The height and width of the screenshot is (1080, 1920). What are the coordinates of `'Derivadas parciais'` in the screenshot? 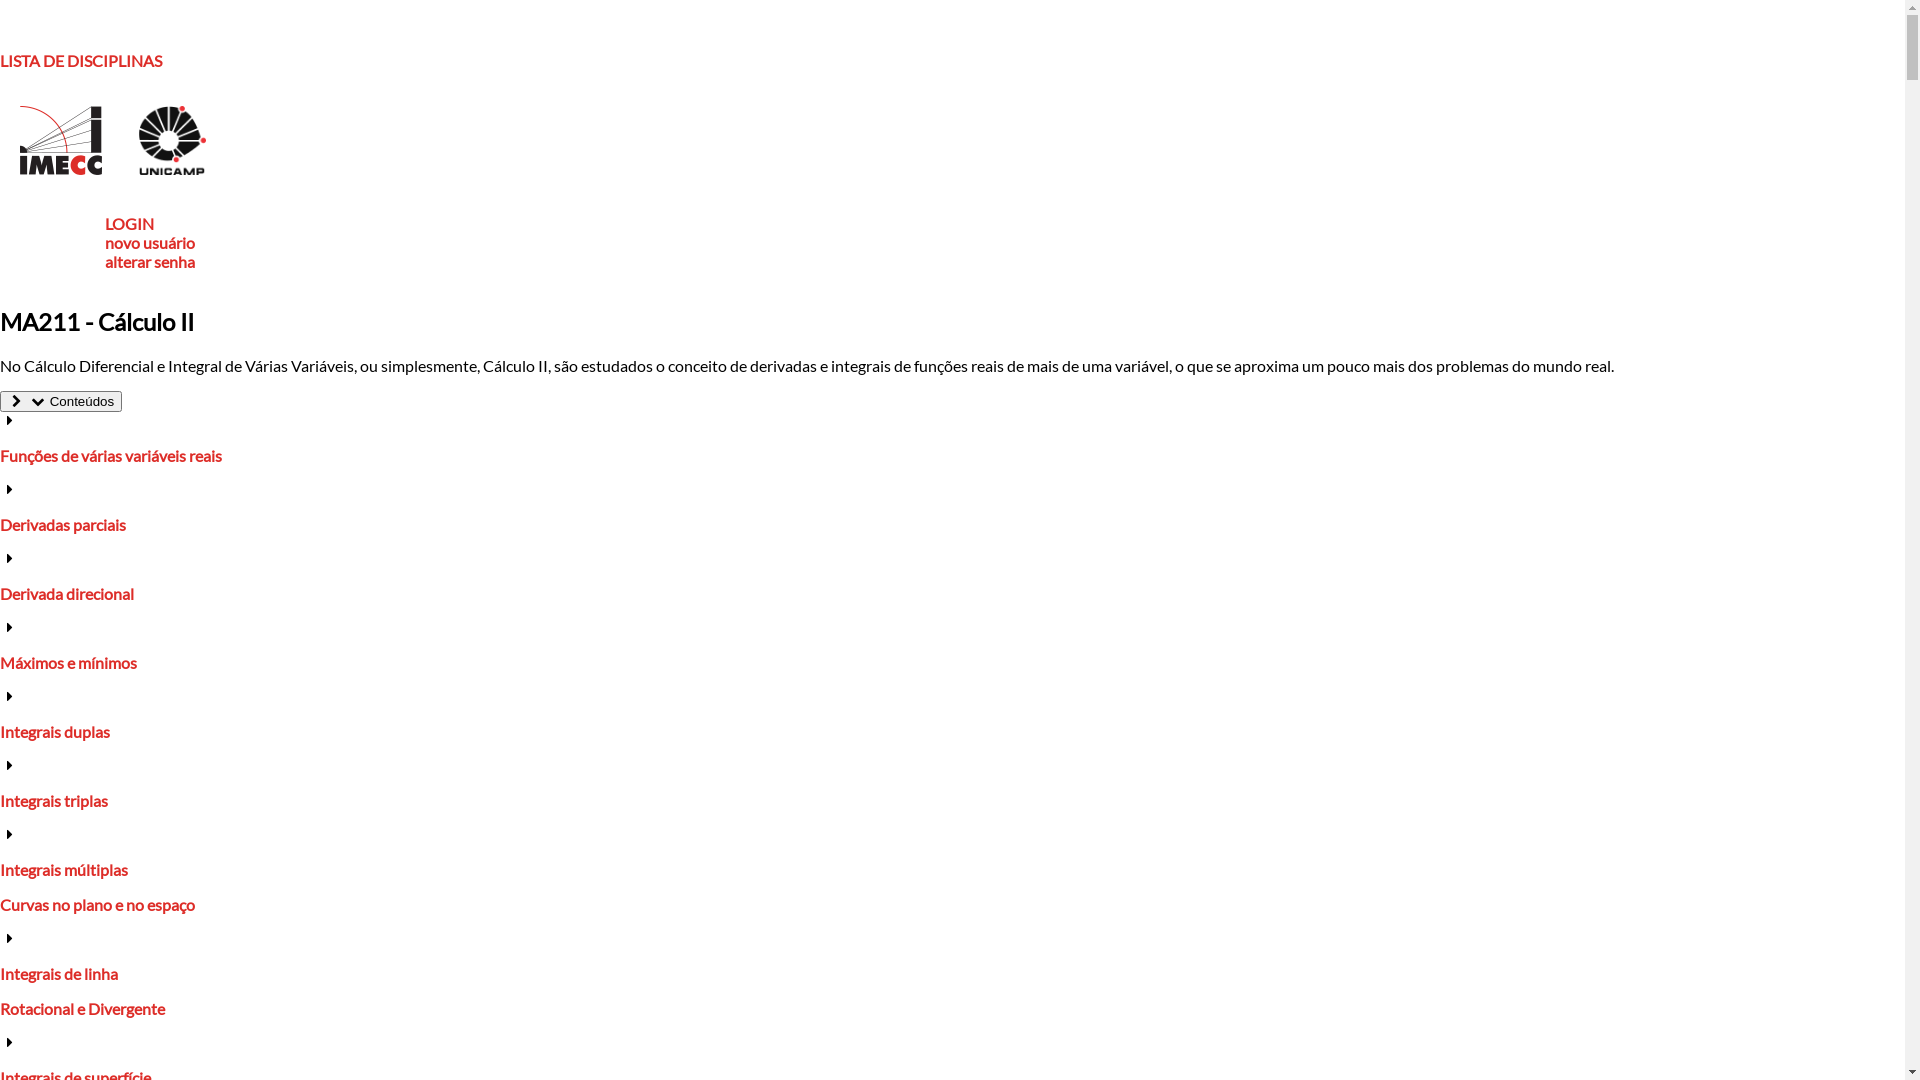 It's located at (62, 523).